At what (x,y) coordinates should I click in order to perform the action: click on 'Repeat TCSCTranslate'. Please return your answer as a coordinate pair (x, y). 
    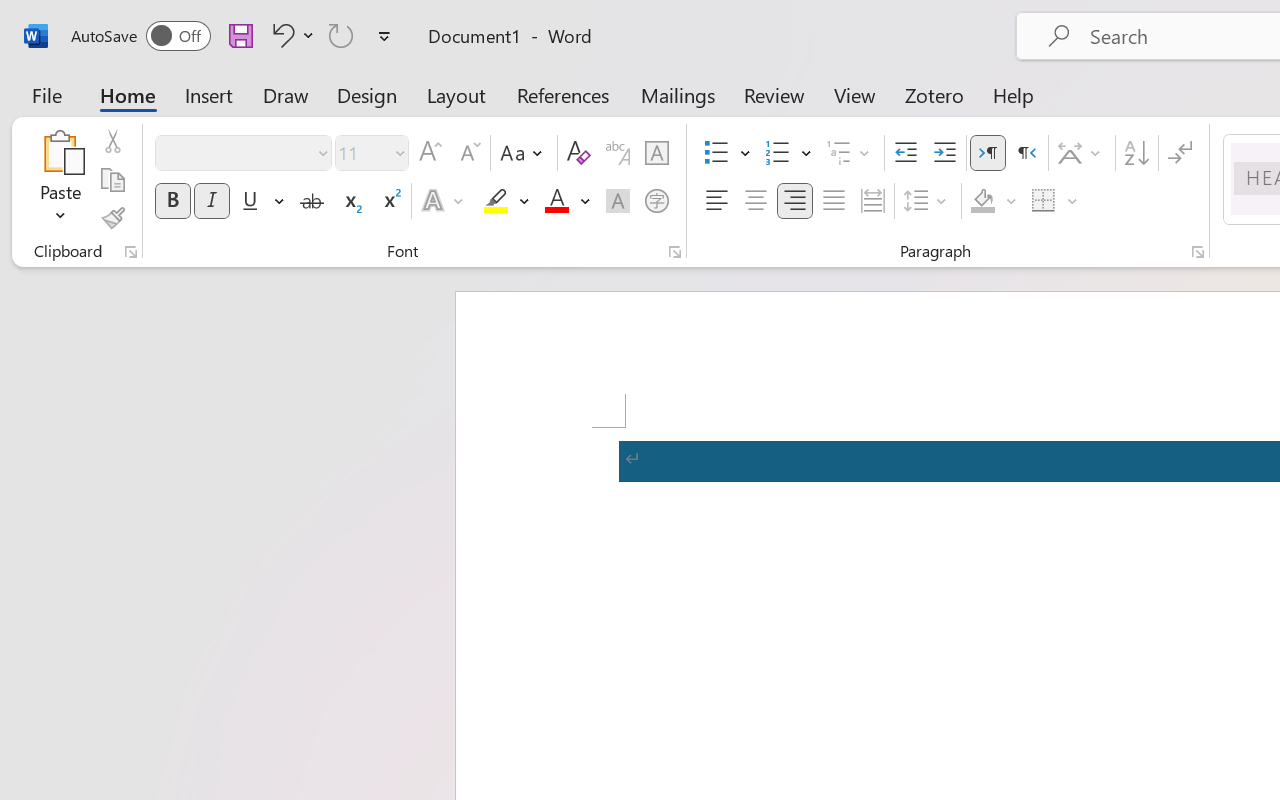
    Looking at the image, I should click on (341, 34).